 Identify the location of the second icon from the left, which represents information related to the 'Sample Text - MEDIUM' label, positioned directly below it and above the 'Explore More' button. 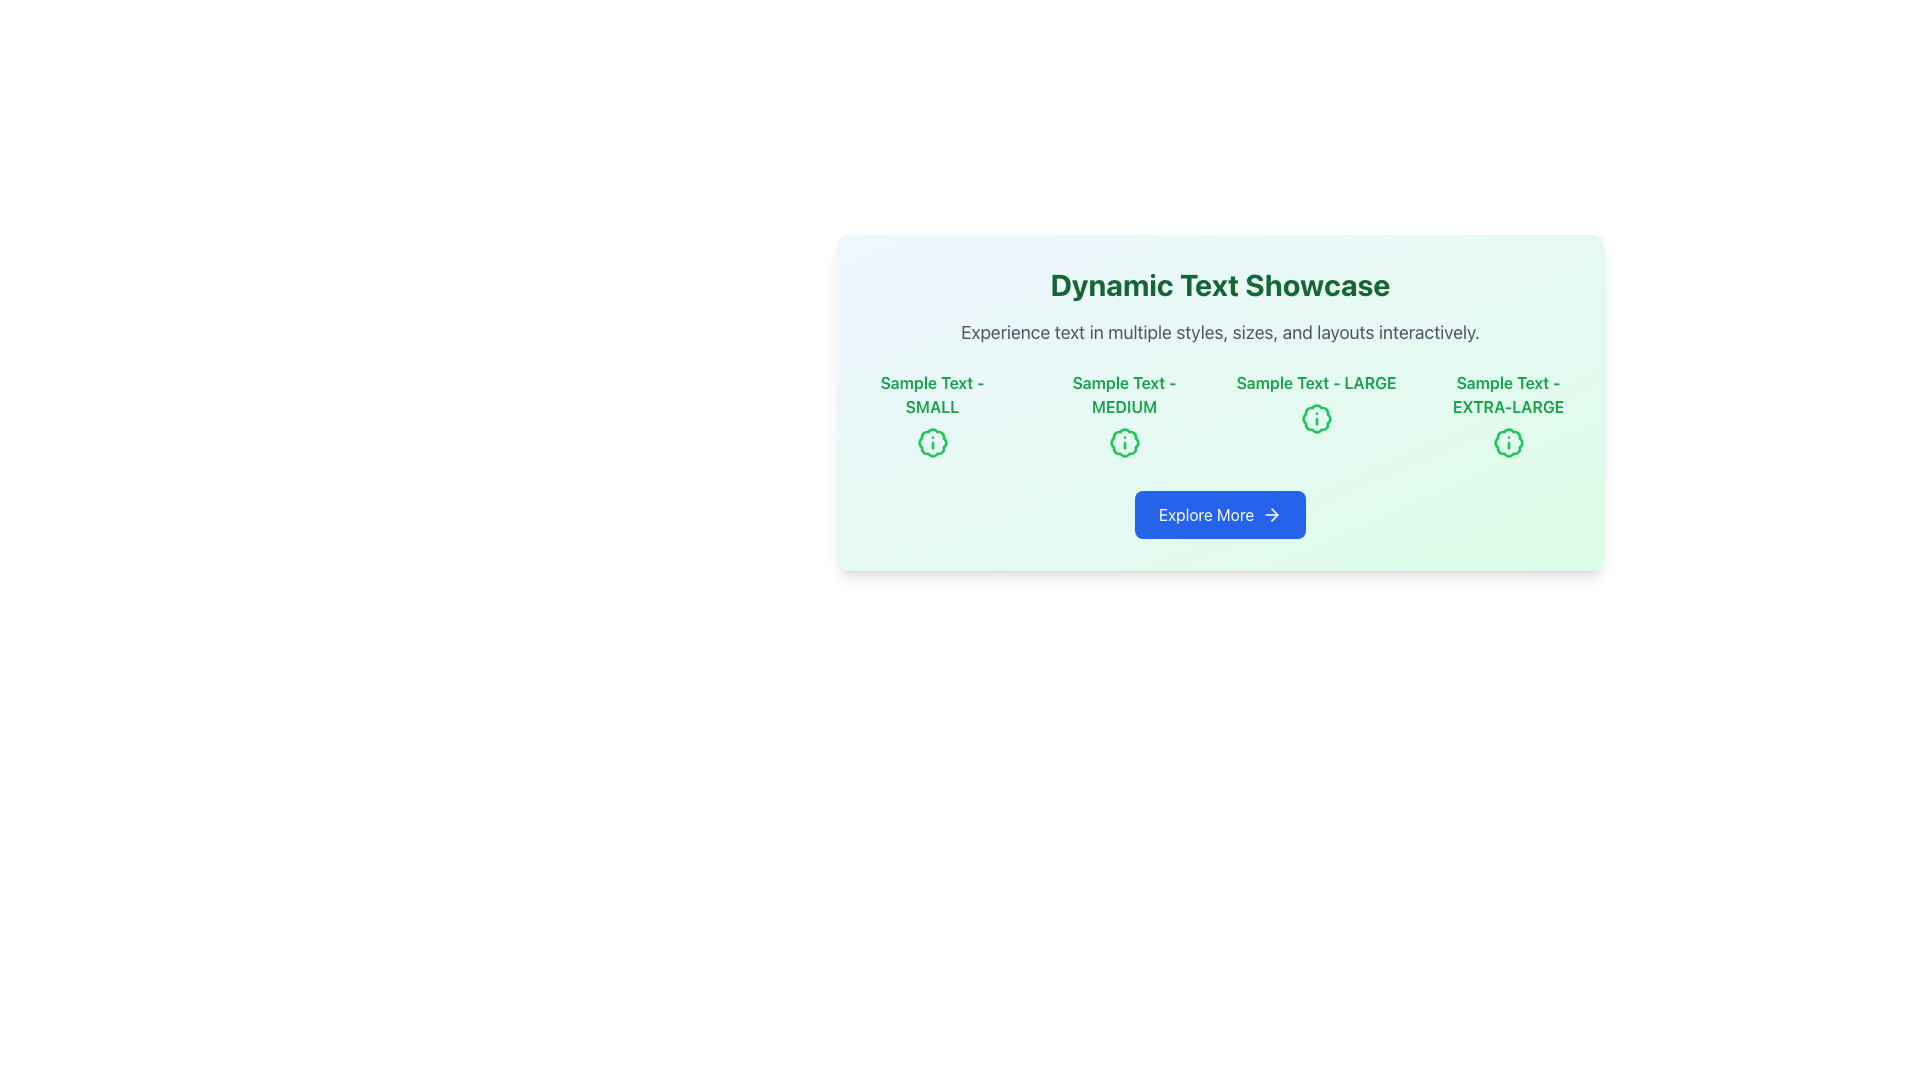
(1124, 442).